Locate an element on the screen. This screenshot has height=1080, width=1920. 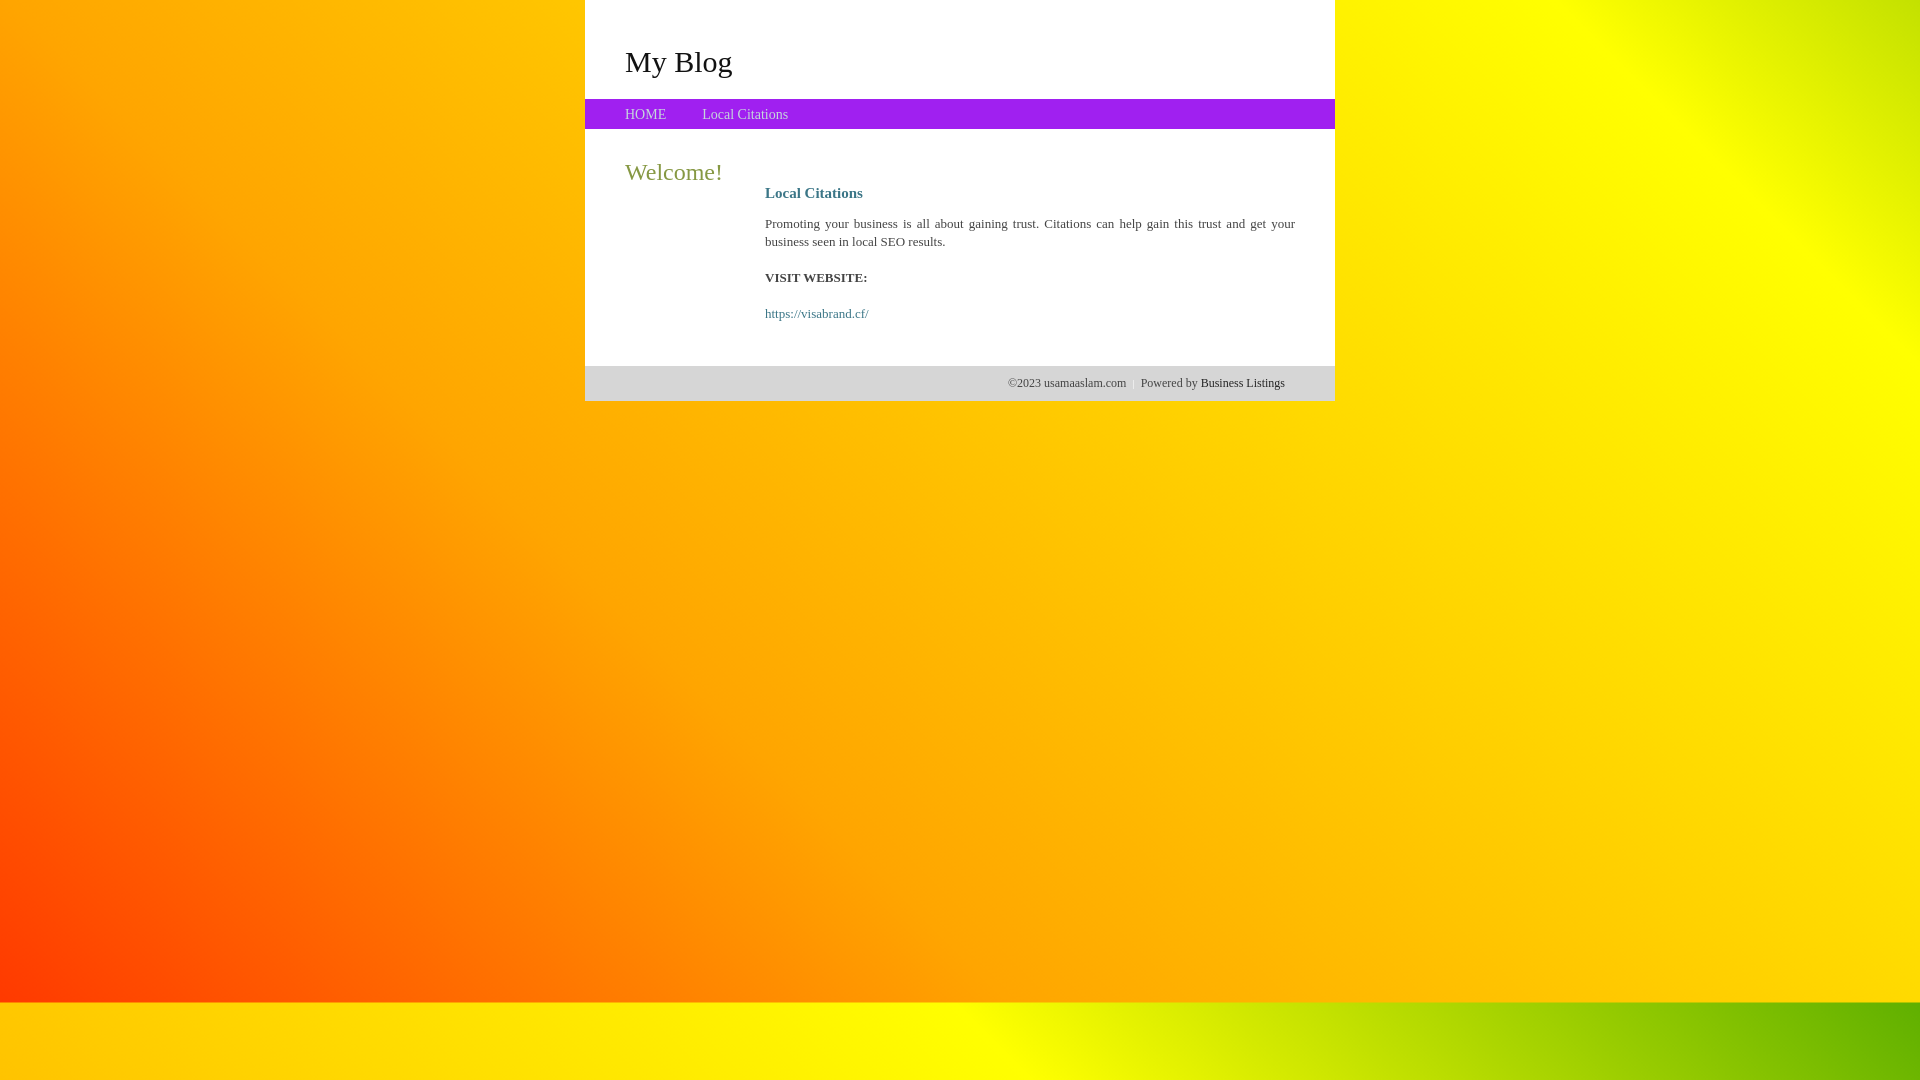
'HOME' is located at coordinates (645, 114).